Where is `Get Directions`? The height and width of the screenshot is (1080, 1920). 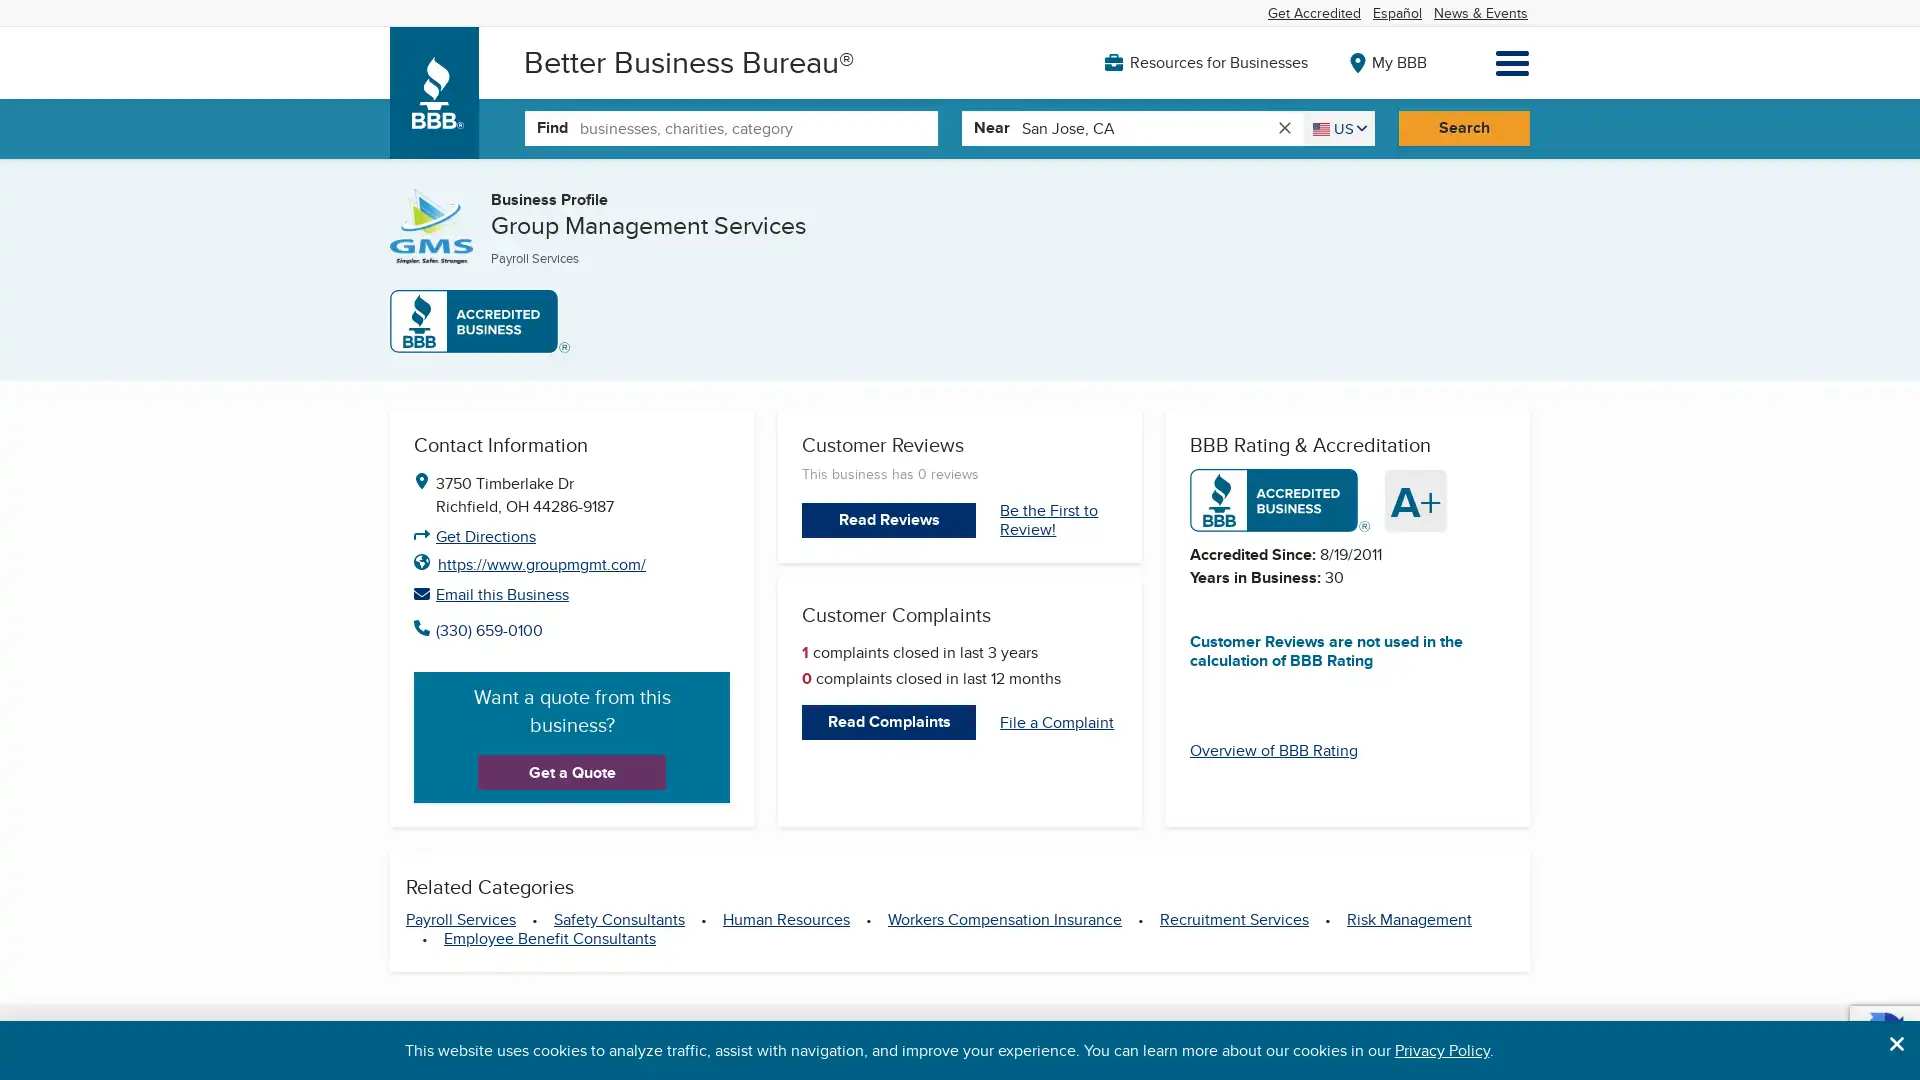
Get Directions is located at coordinates (485, 535).